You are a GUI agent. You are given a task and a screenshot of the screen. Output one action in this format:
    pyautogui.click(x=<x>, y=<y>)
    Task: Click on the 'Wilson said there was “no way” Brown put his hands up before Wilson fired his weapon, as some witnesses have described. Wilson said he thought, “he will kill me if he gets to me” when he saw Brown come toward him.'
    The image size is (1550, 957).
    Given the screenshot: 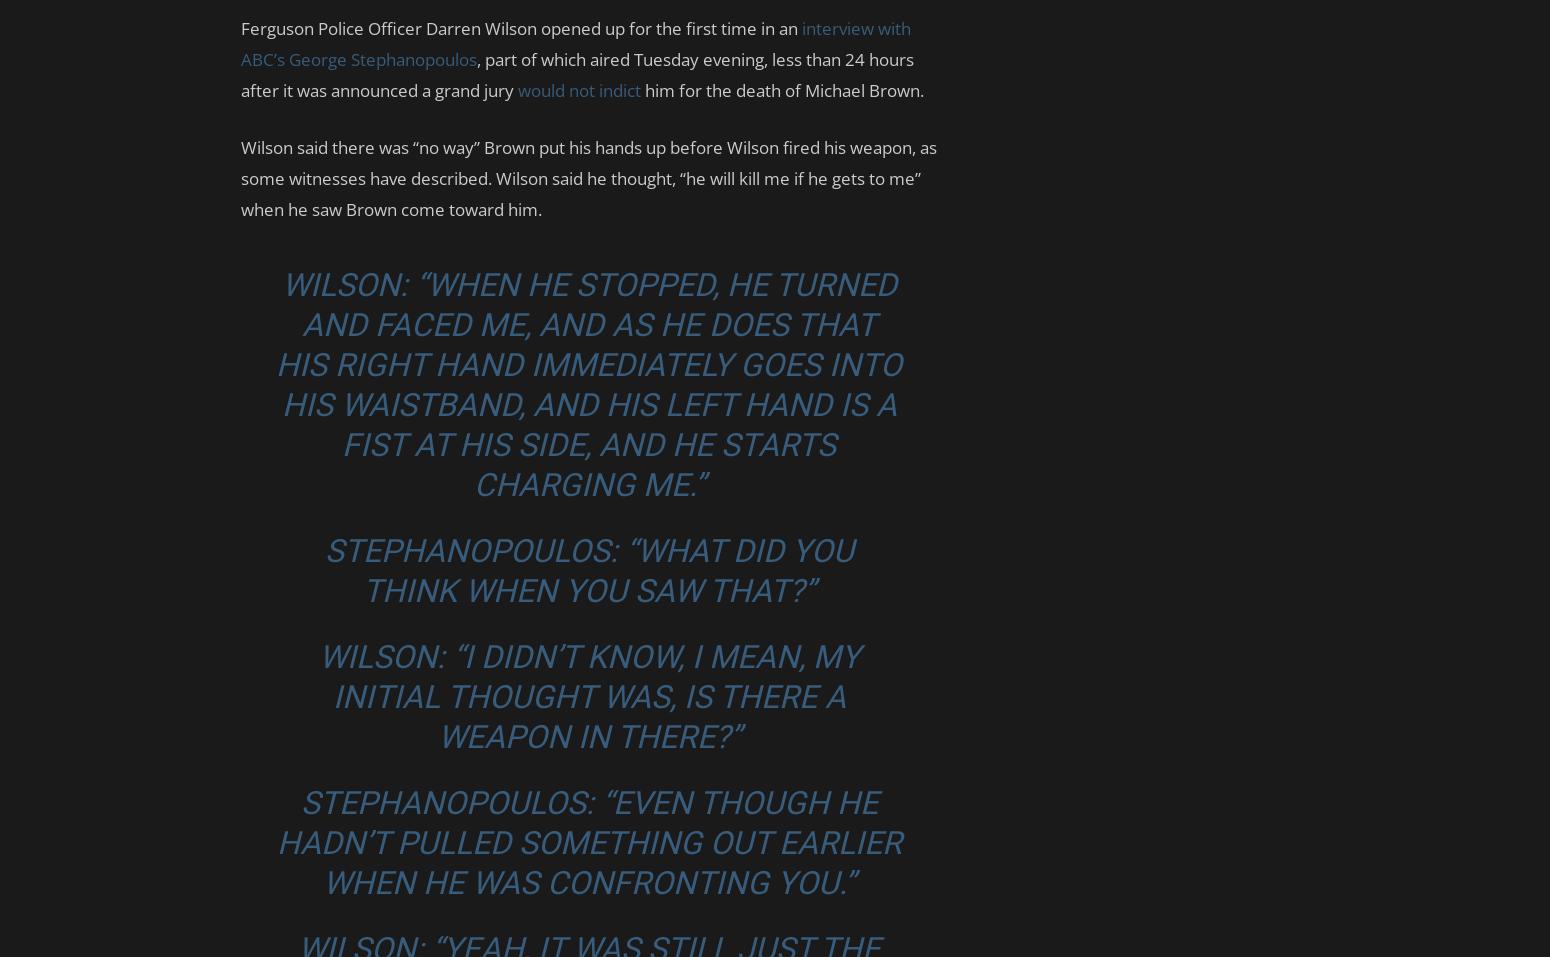 What is the action you would take?
    pyautogui.click(x=589, y=178)
    